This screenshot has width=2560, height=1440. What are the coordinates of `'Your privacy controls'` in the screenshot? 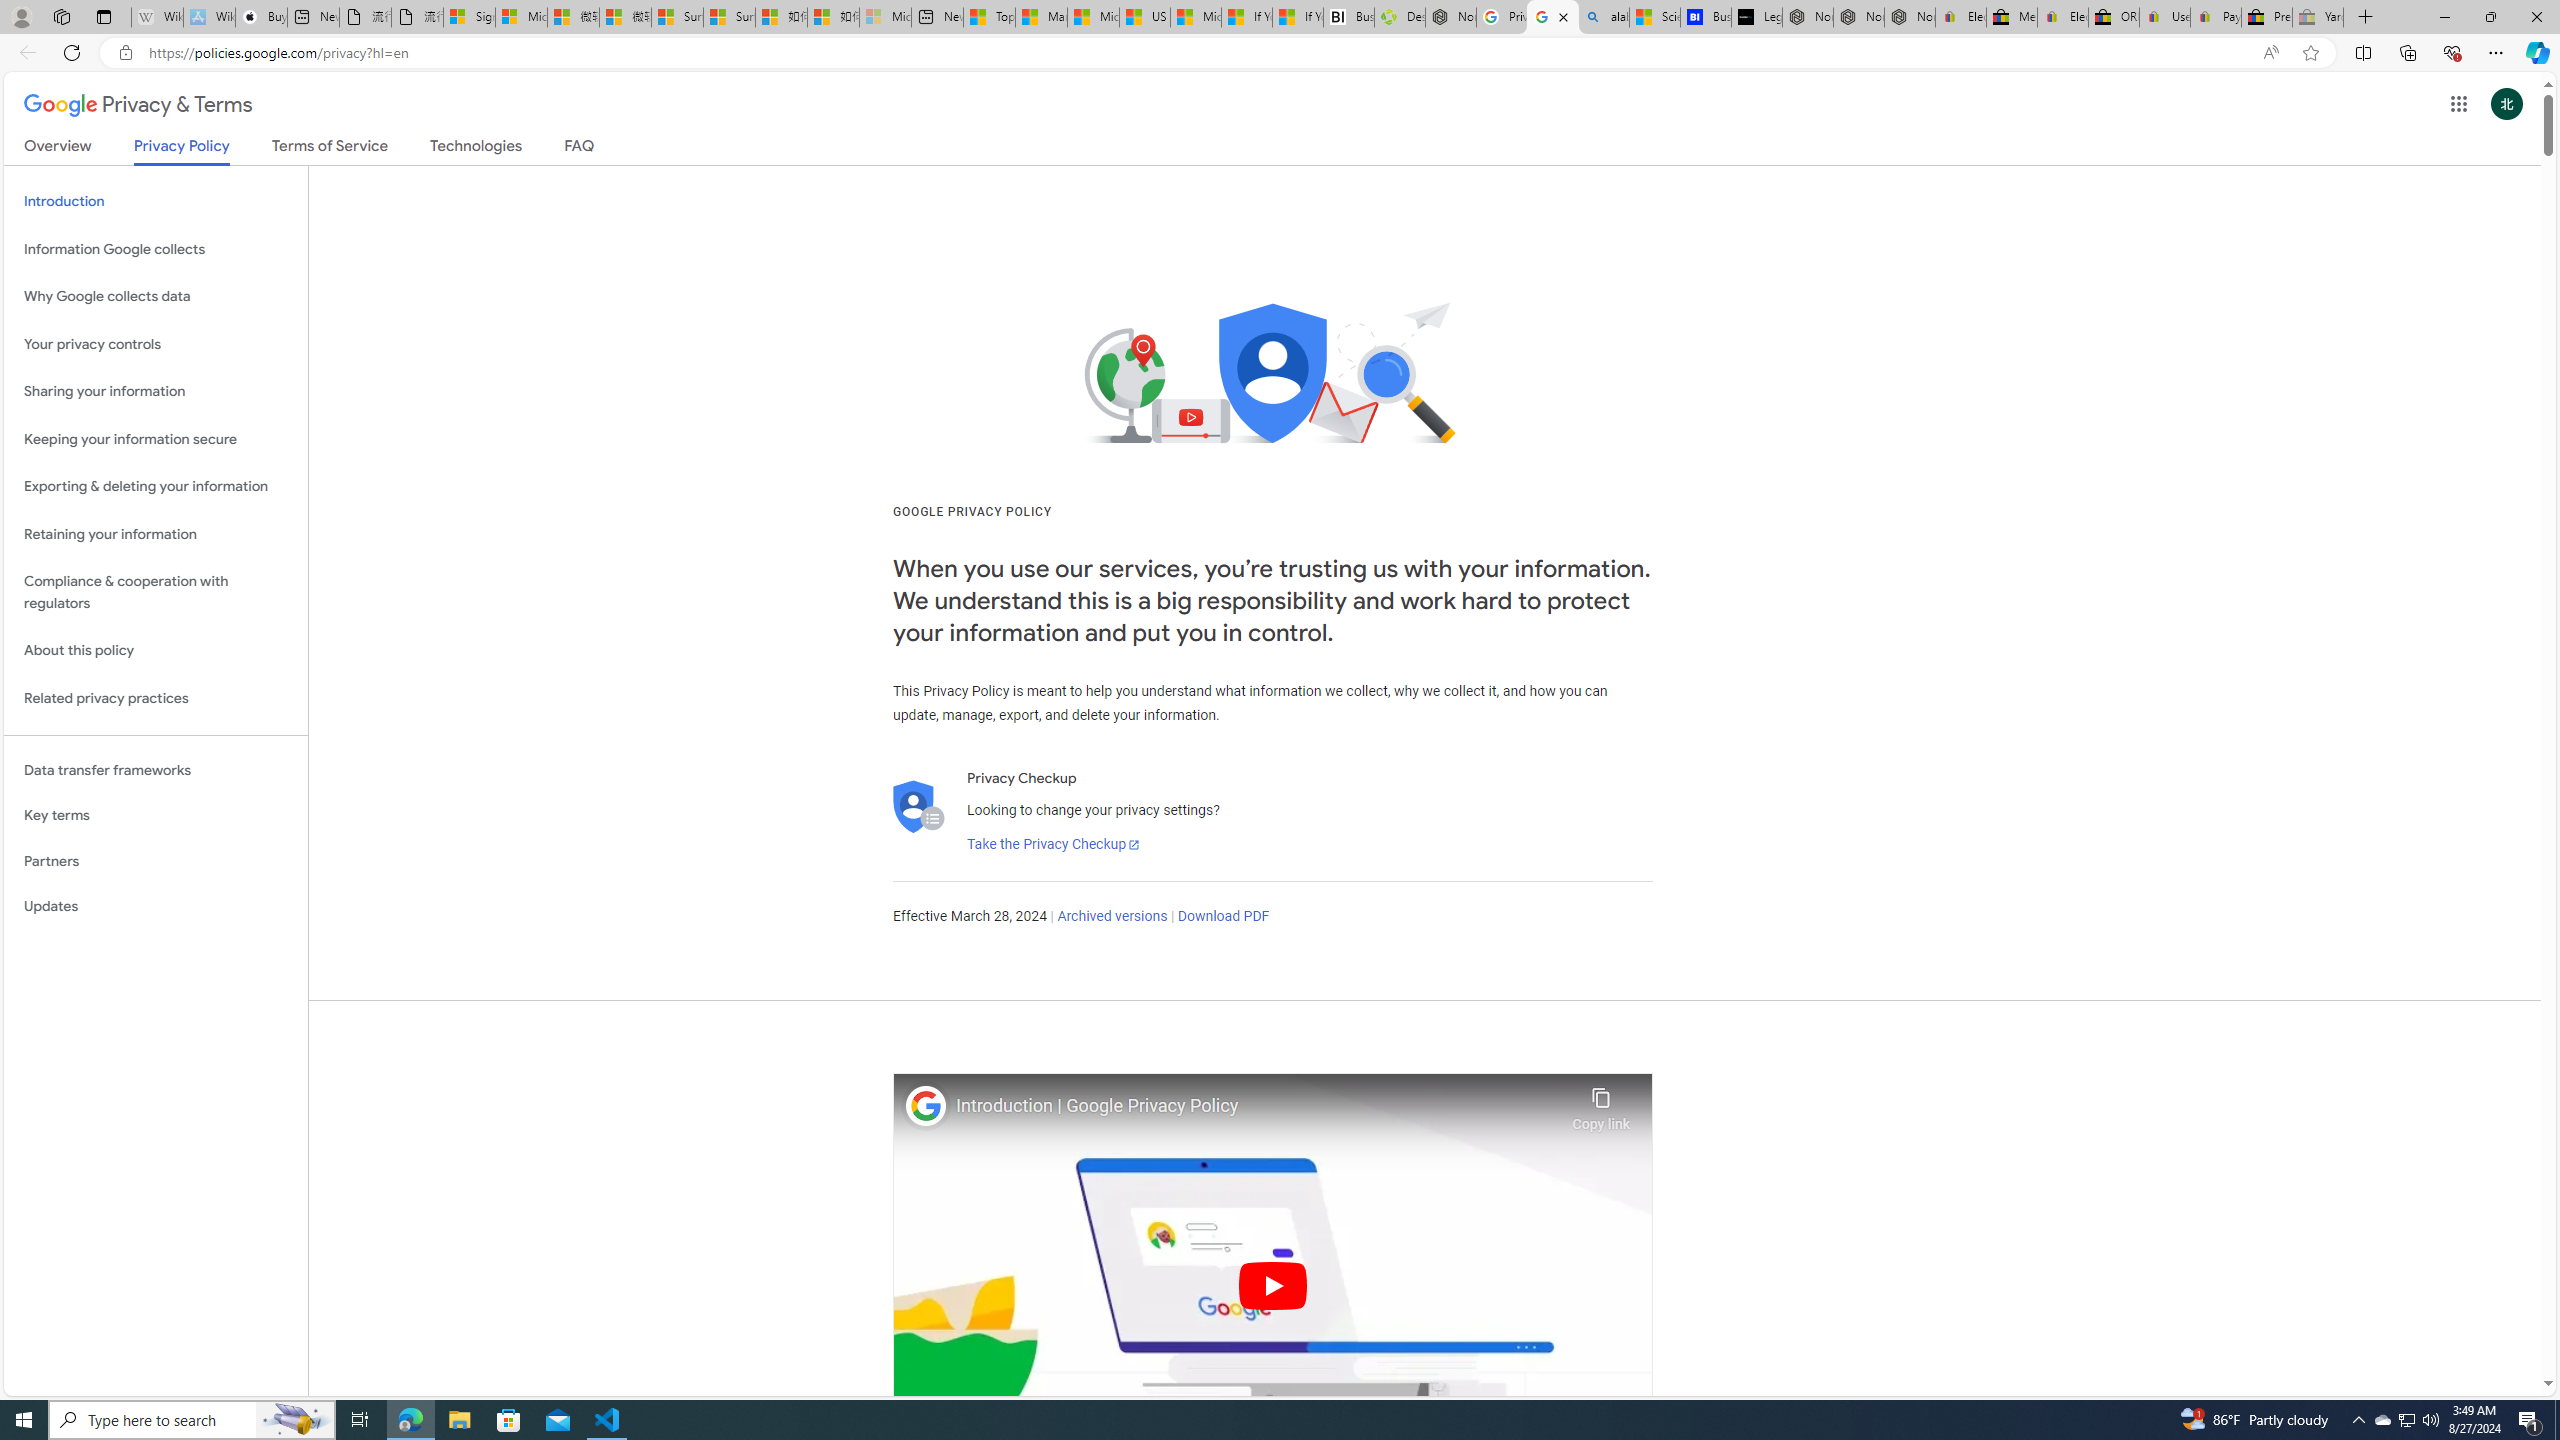 It's located at (155, 344).